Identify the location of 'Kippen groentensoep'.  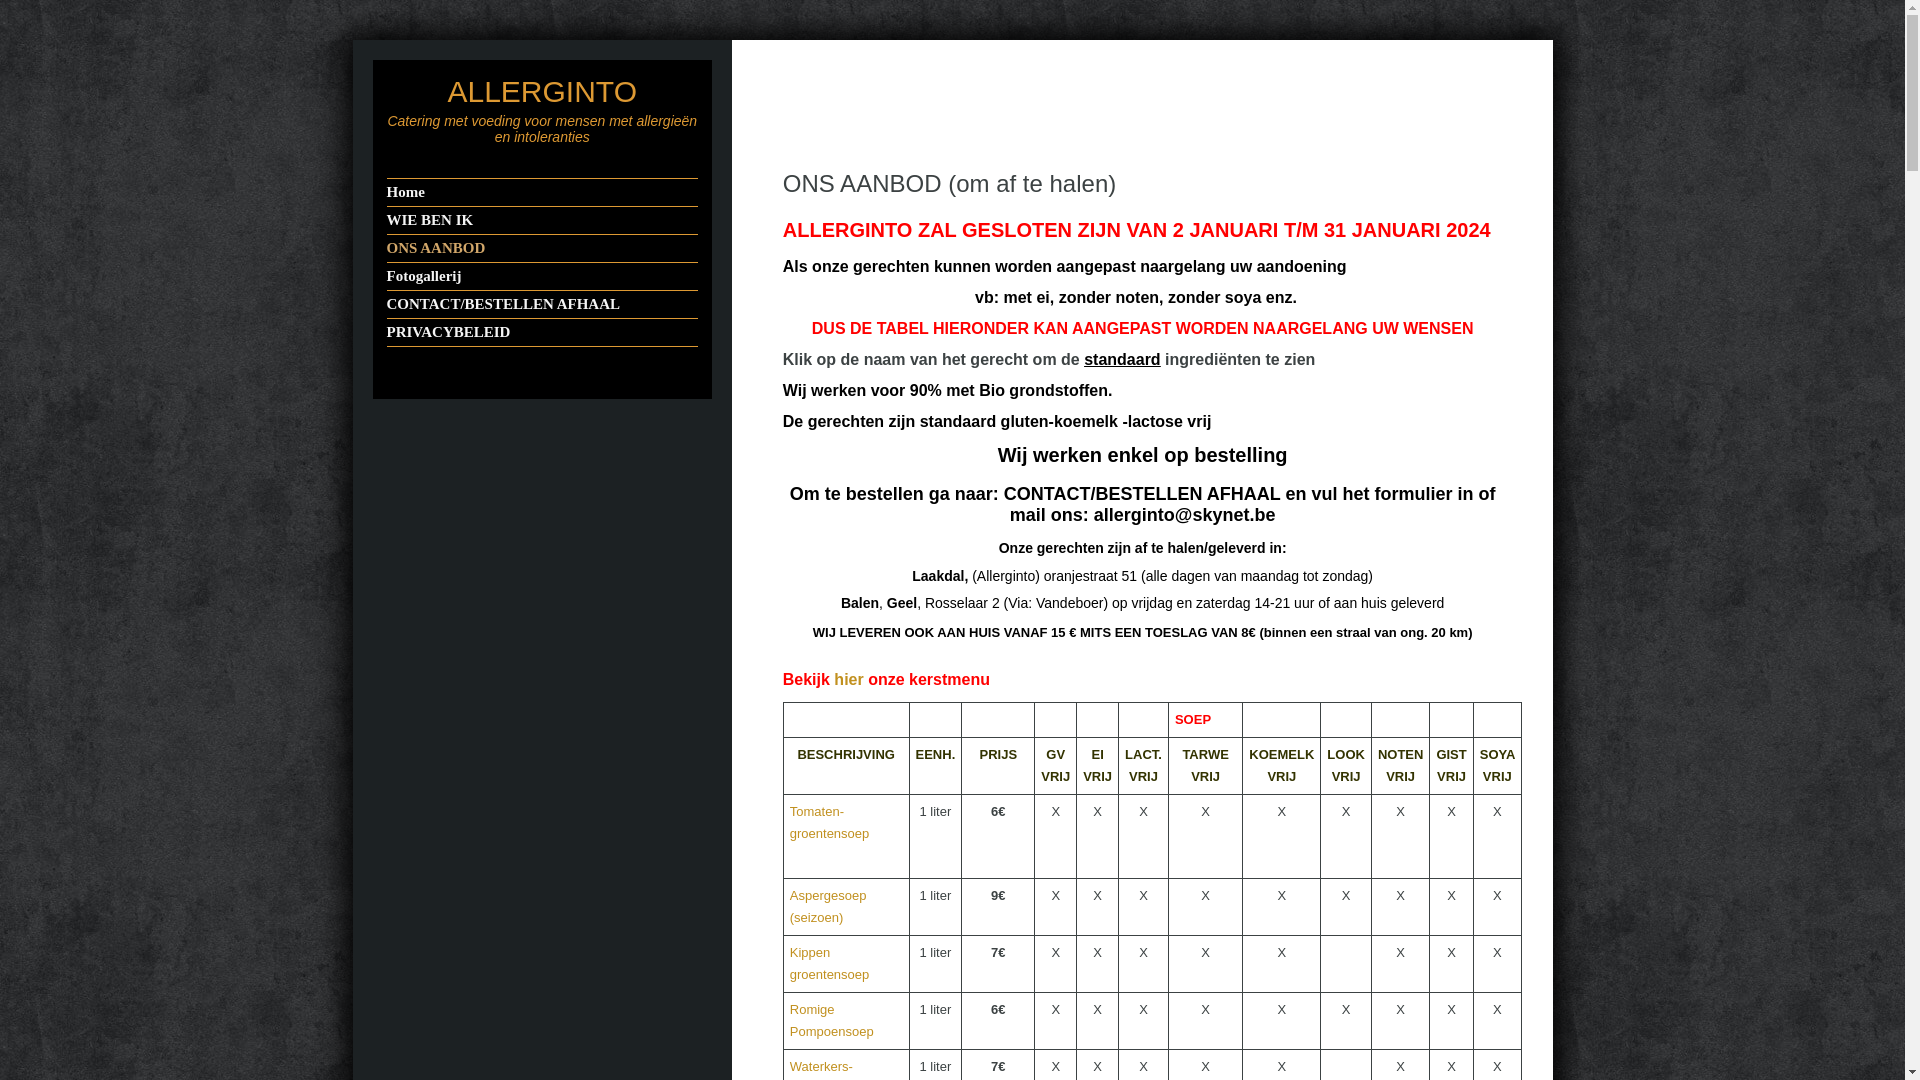
(830, 962).